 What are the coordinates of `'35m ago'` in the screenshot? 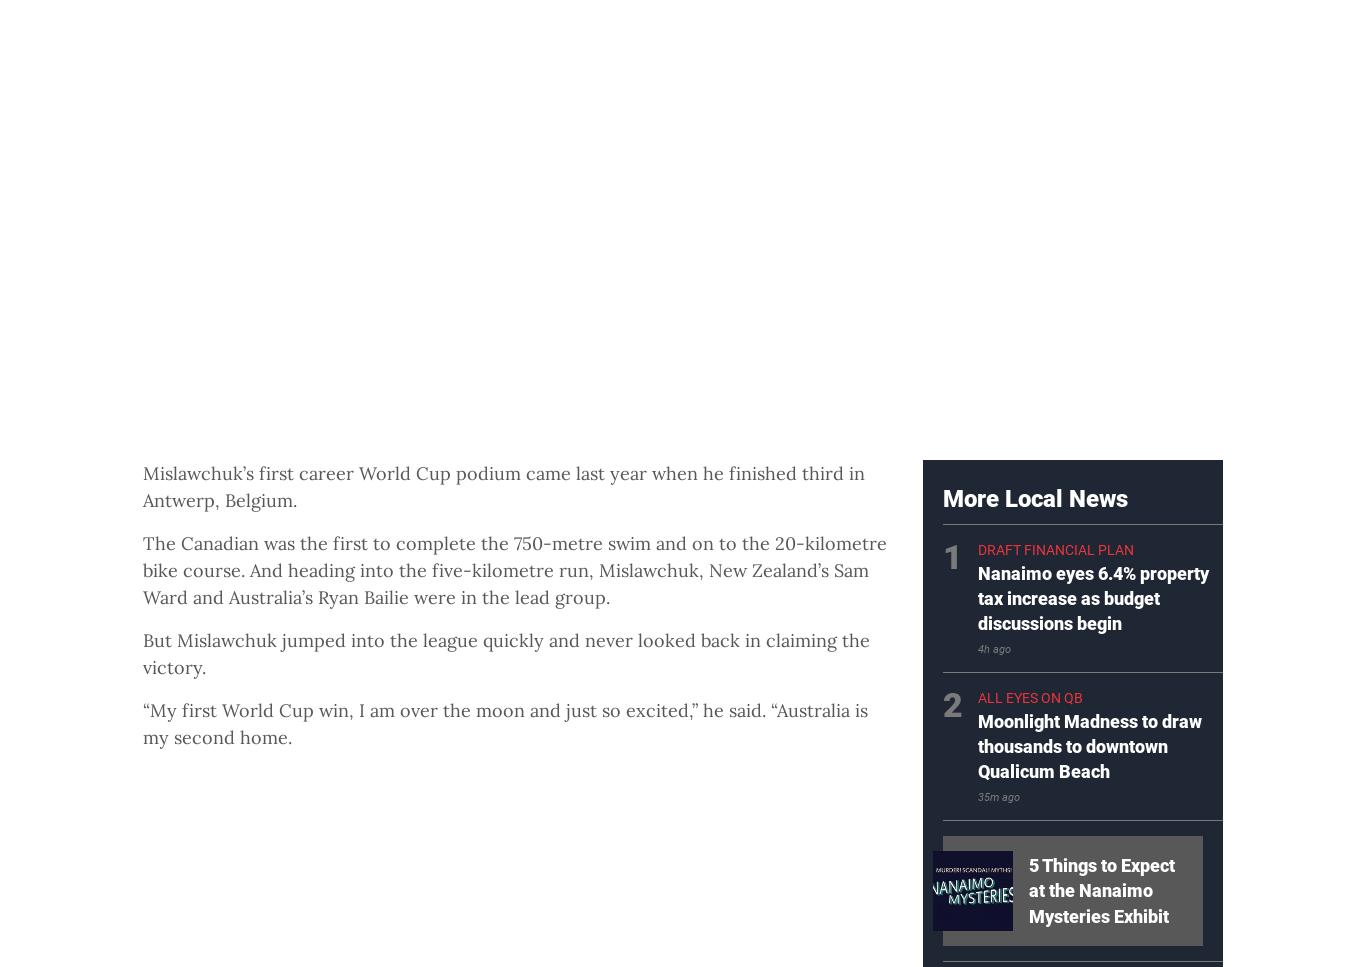 It's located at (978, 795).